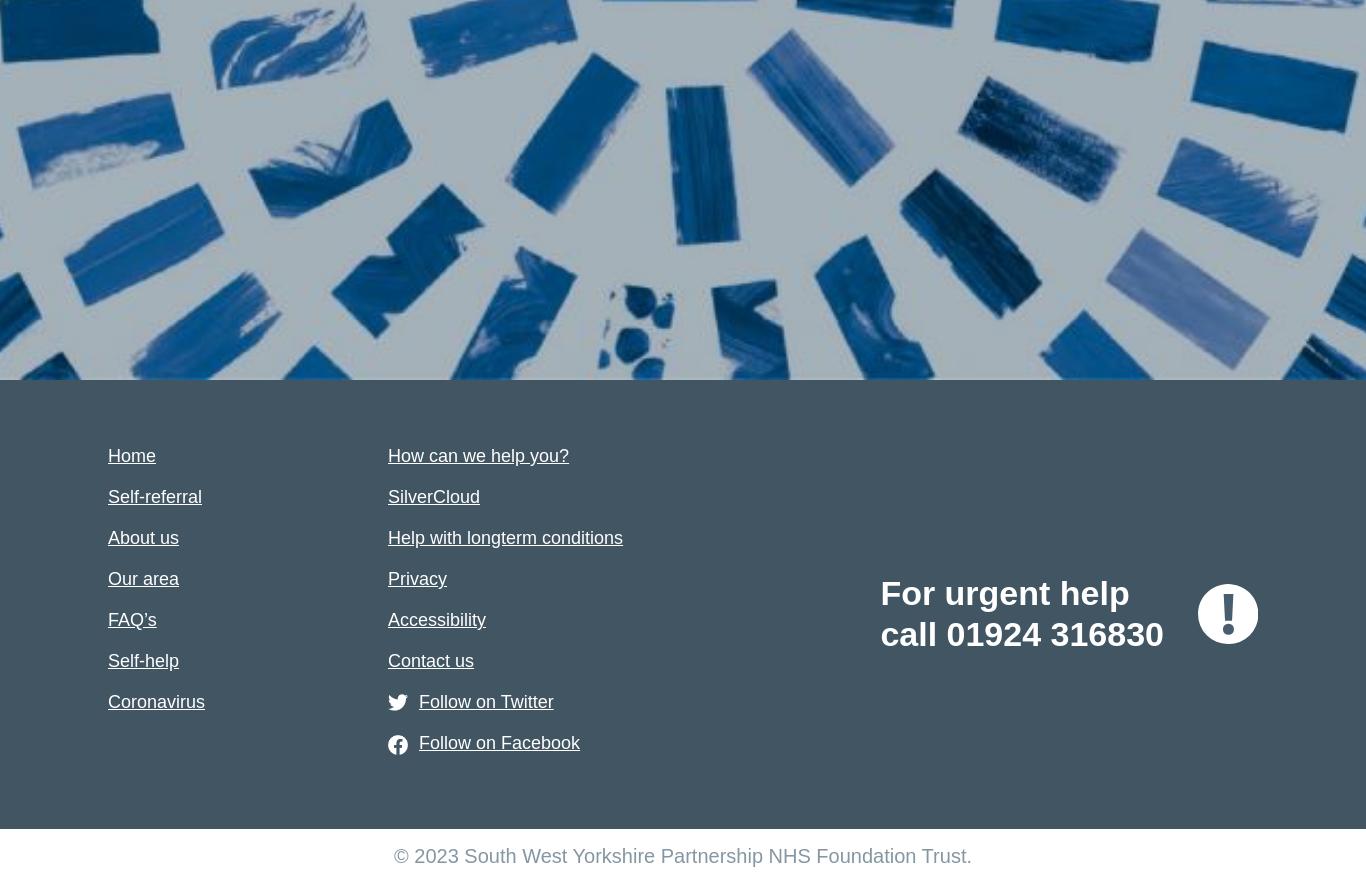 The image size is (1366, 883). Describe the element at coordinates (486, 701) in the screenshot. I see `'Follow on Twitter'` at that location.